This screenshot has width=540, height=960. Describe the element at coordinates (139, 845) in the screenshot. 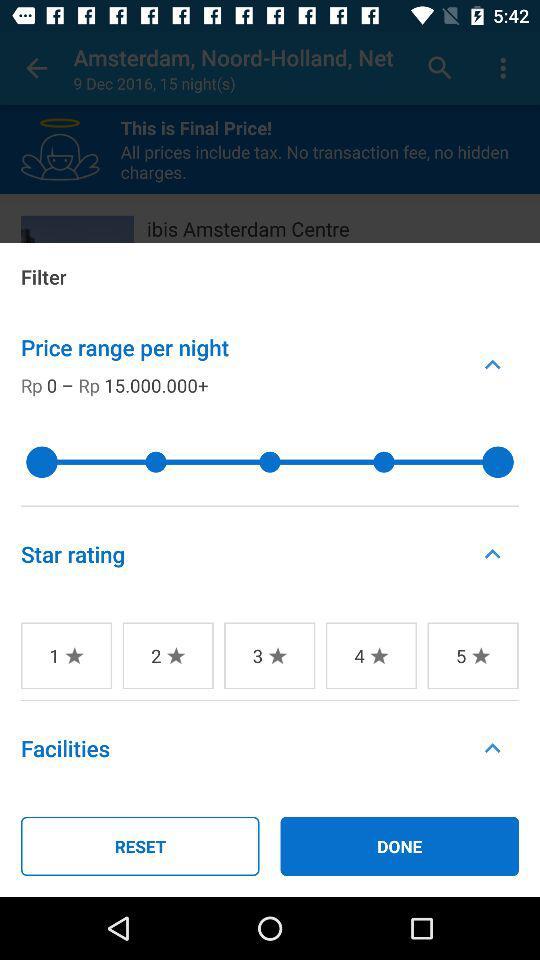

I see `icon below the facilities` at that location.